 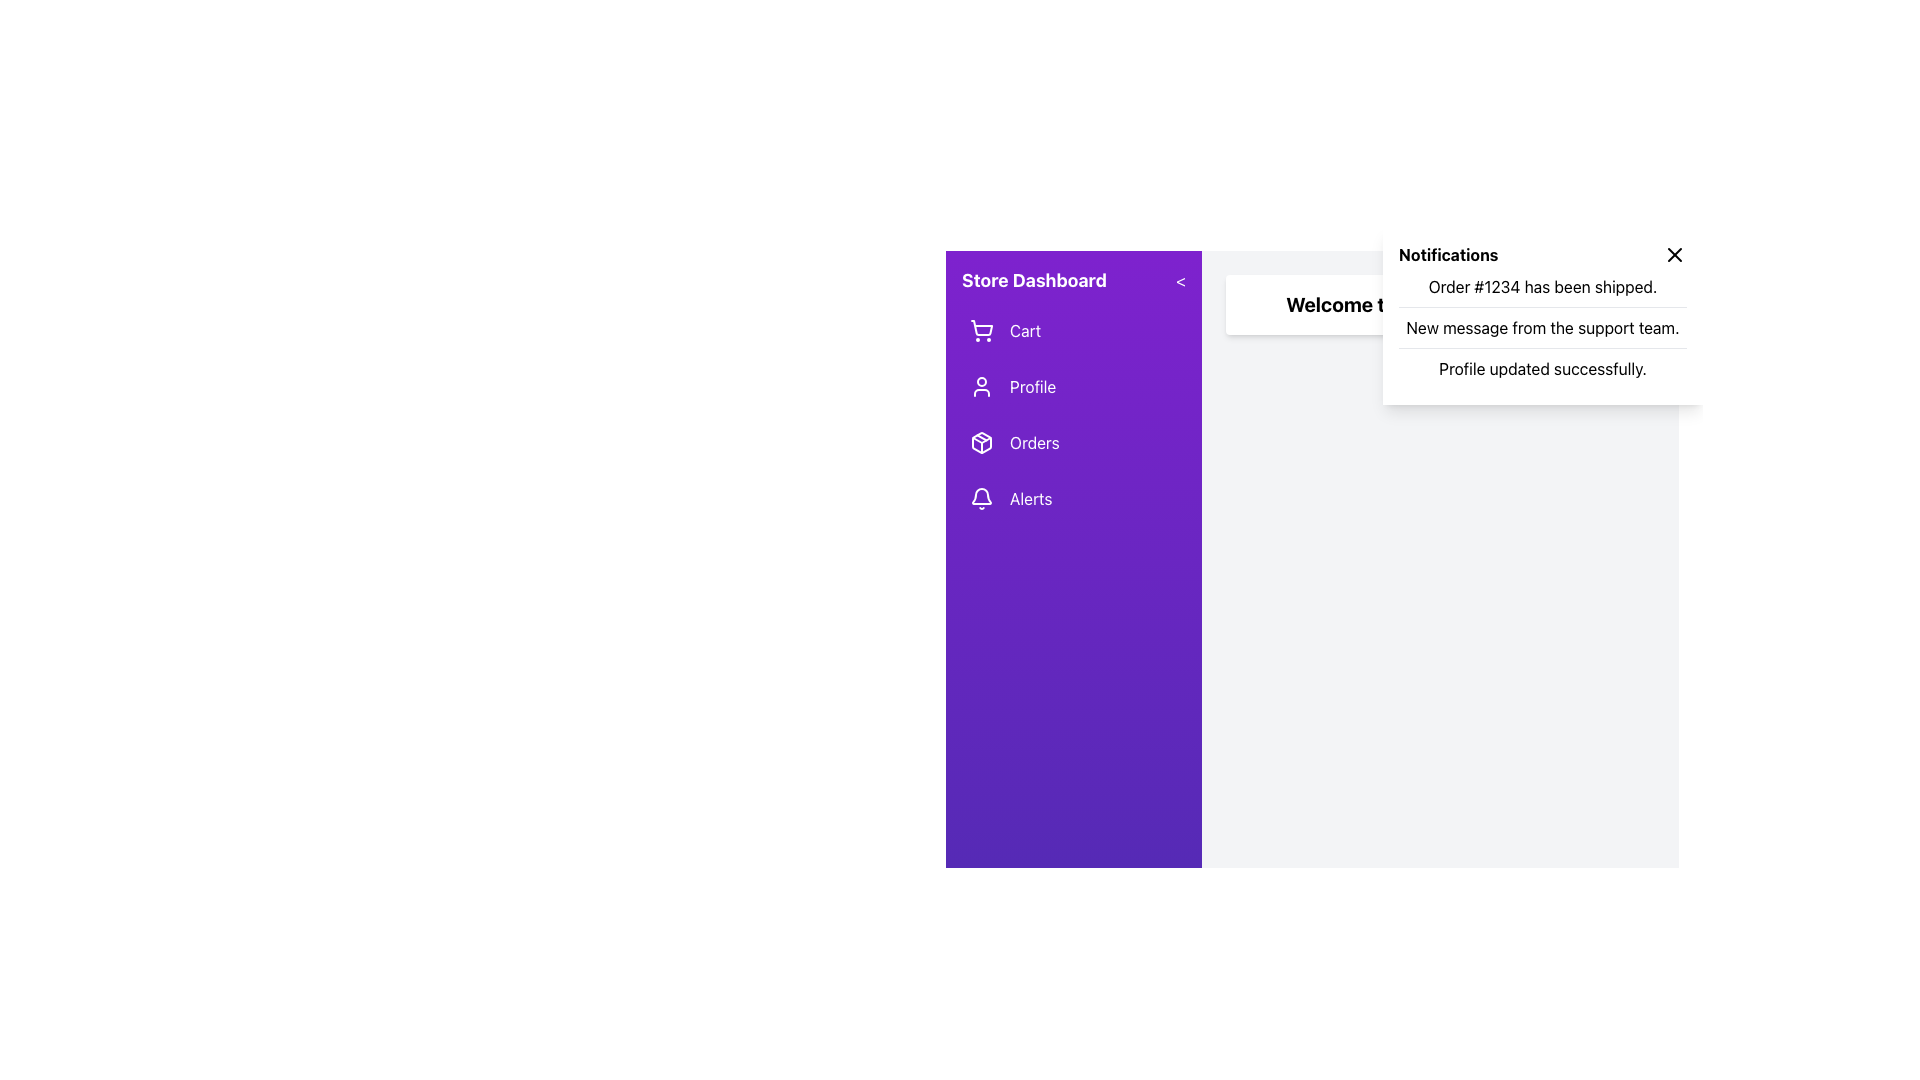 What do you see at coordinates (1073, 497) in the screenshot?
I see `the Navigation link with an integrated icon, the fourth item in the vertical navigation panel in the left sidebar, for keyboard navigation` at bounding box center [1073, 497].